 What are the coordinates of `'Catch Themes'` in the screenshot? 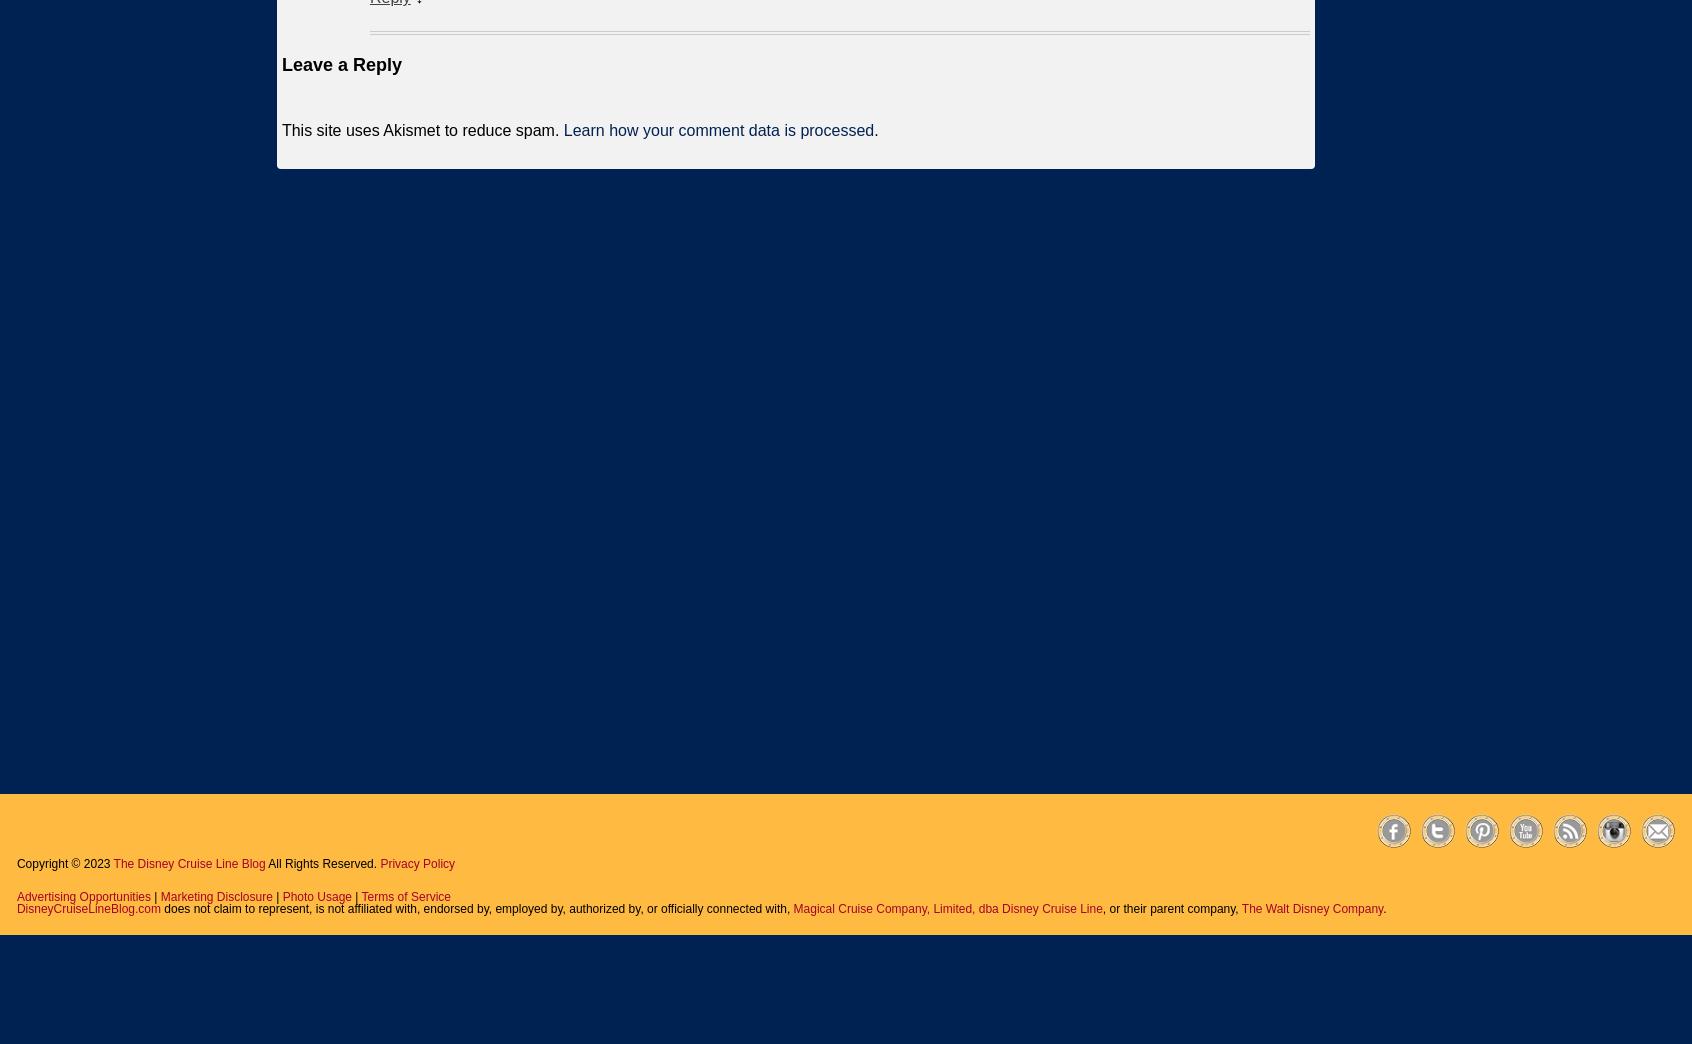 It's located at (1635, 862).